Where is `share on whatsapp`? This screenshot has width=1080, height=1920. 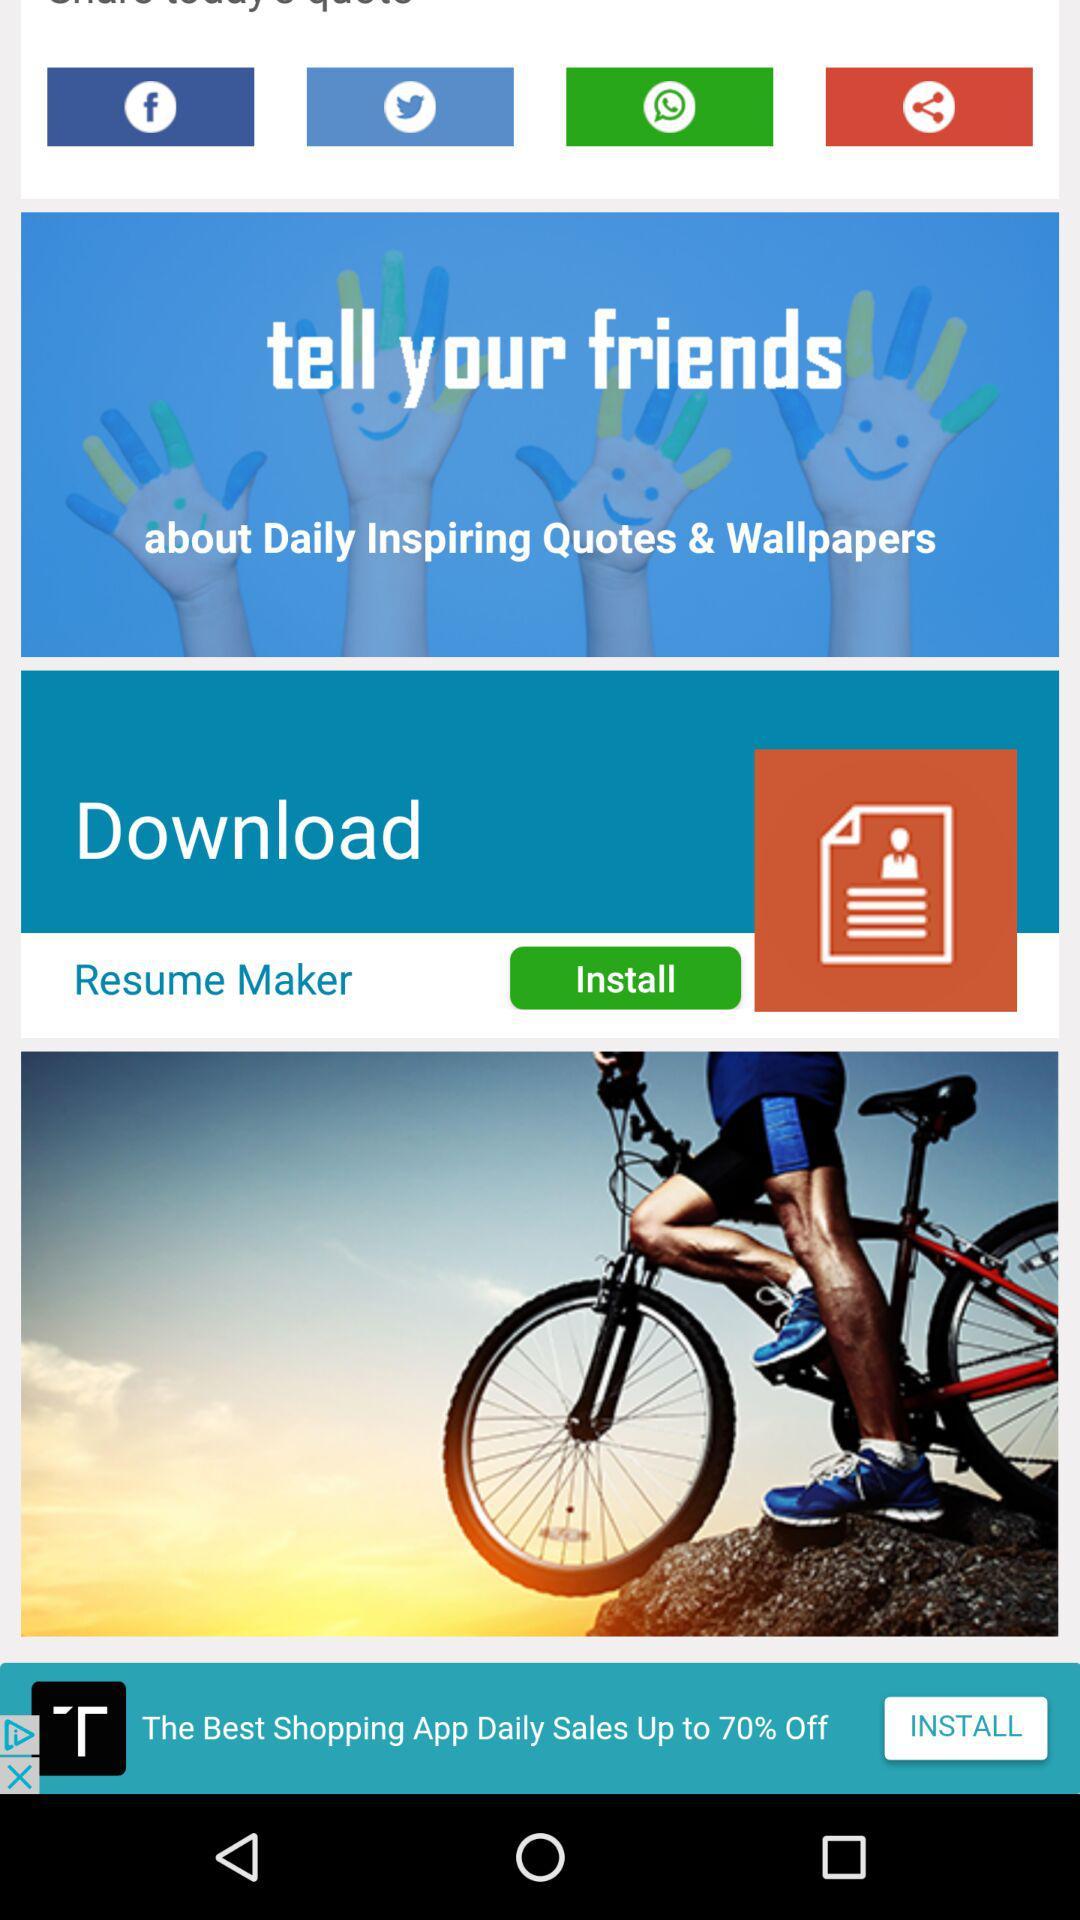
share on whatsapp is located at coordinates (669, 105).